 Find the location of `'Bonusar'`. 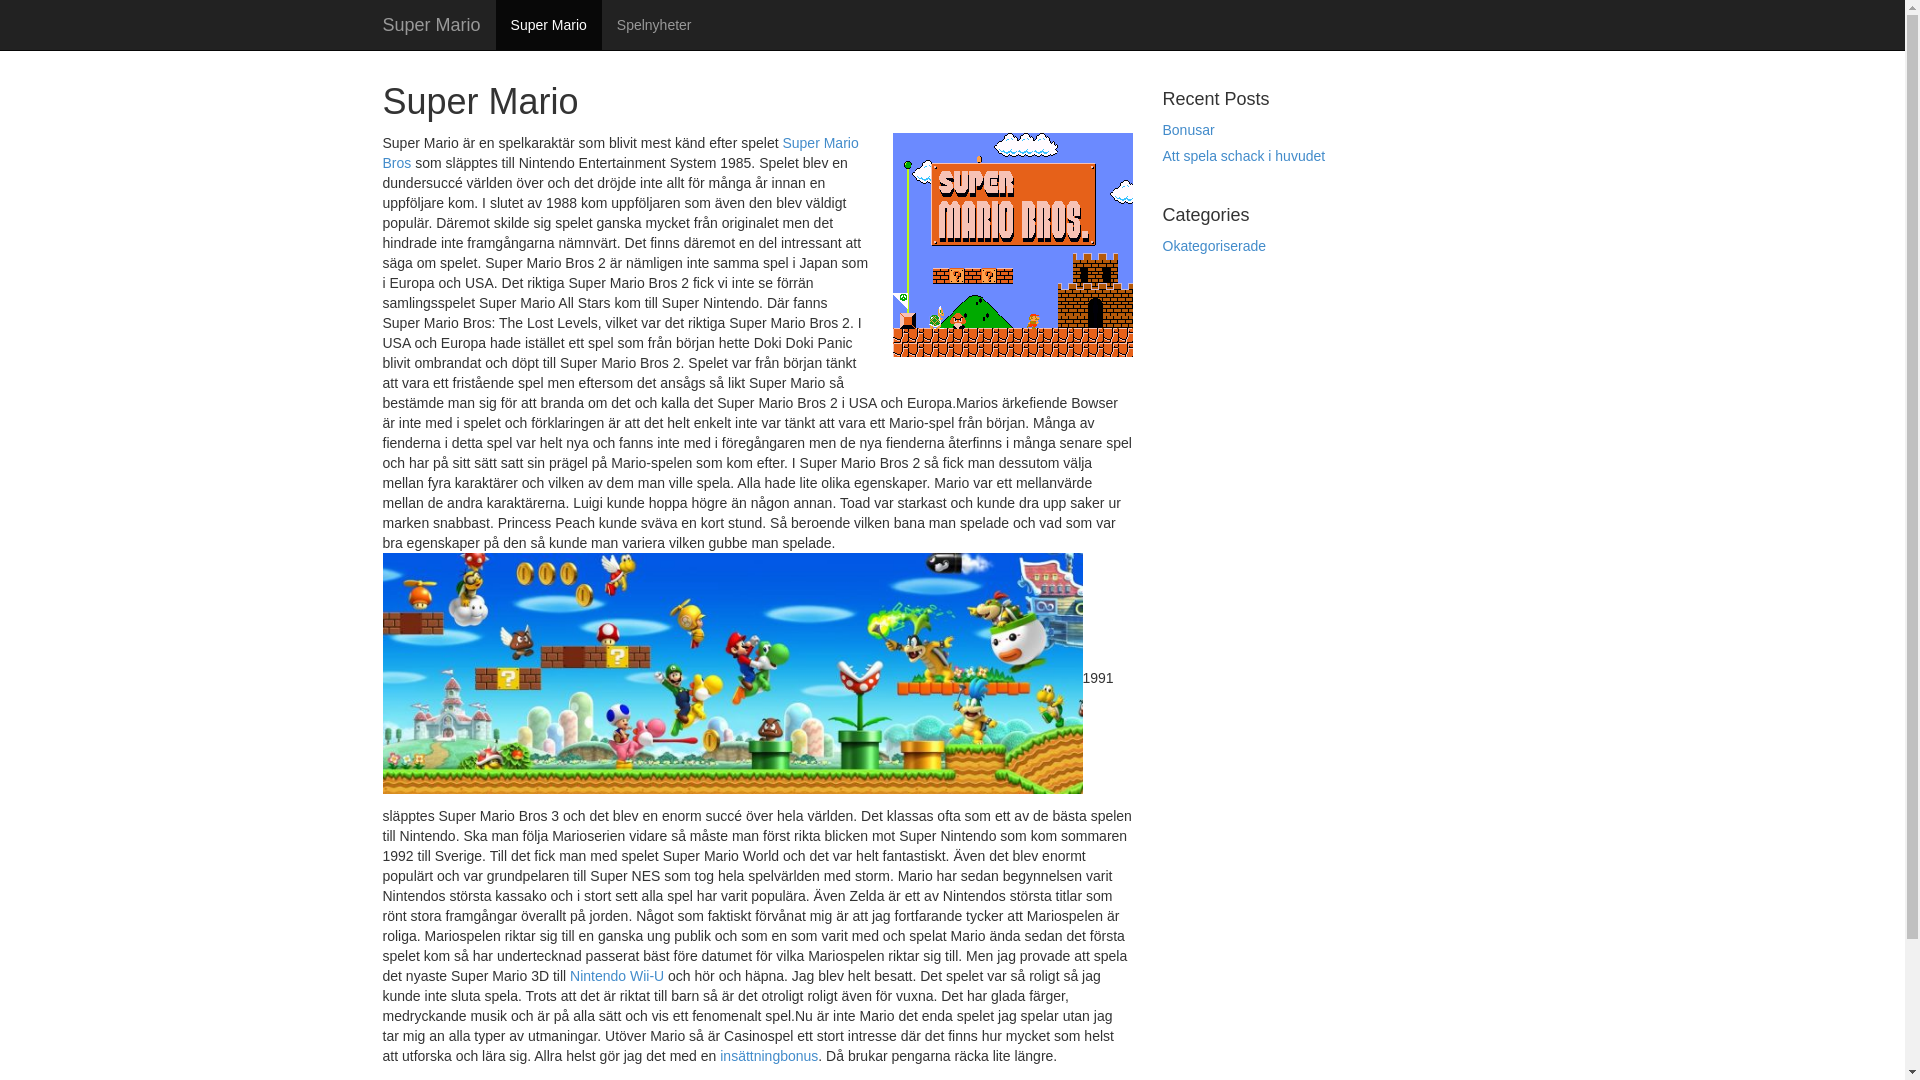

'Bonusar' is located at coordinates (1188, 130).